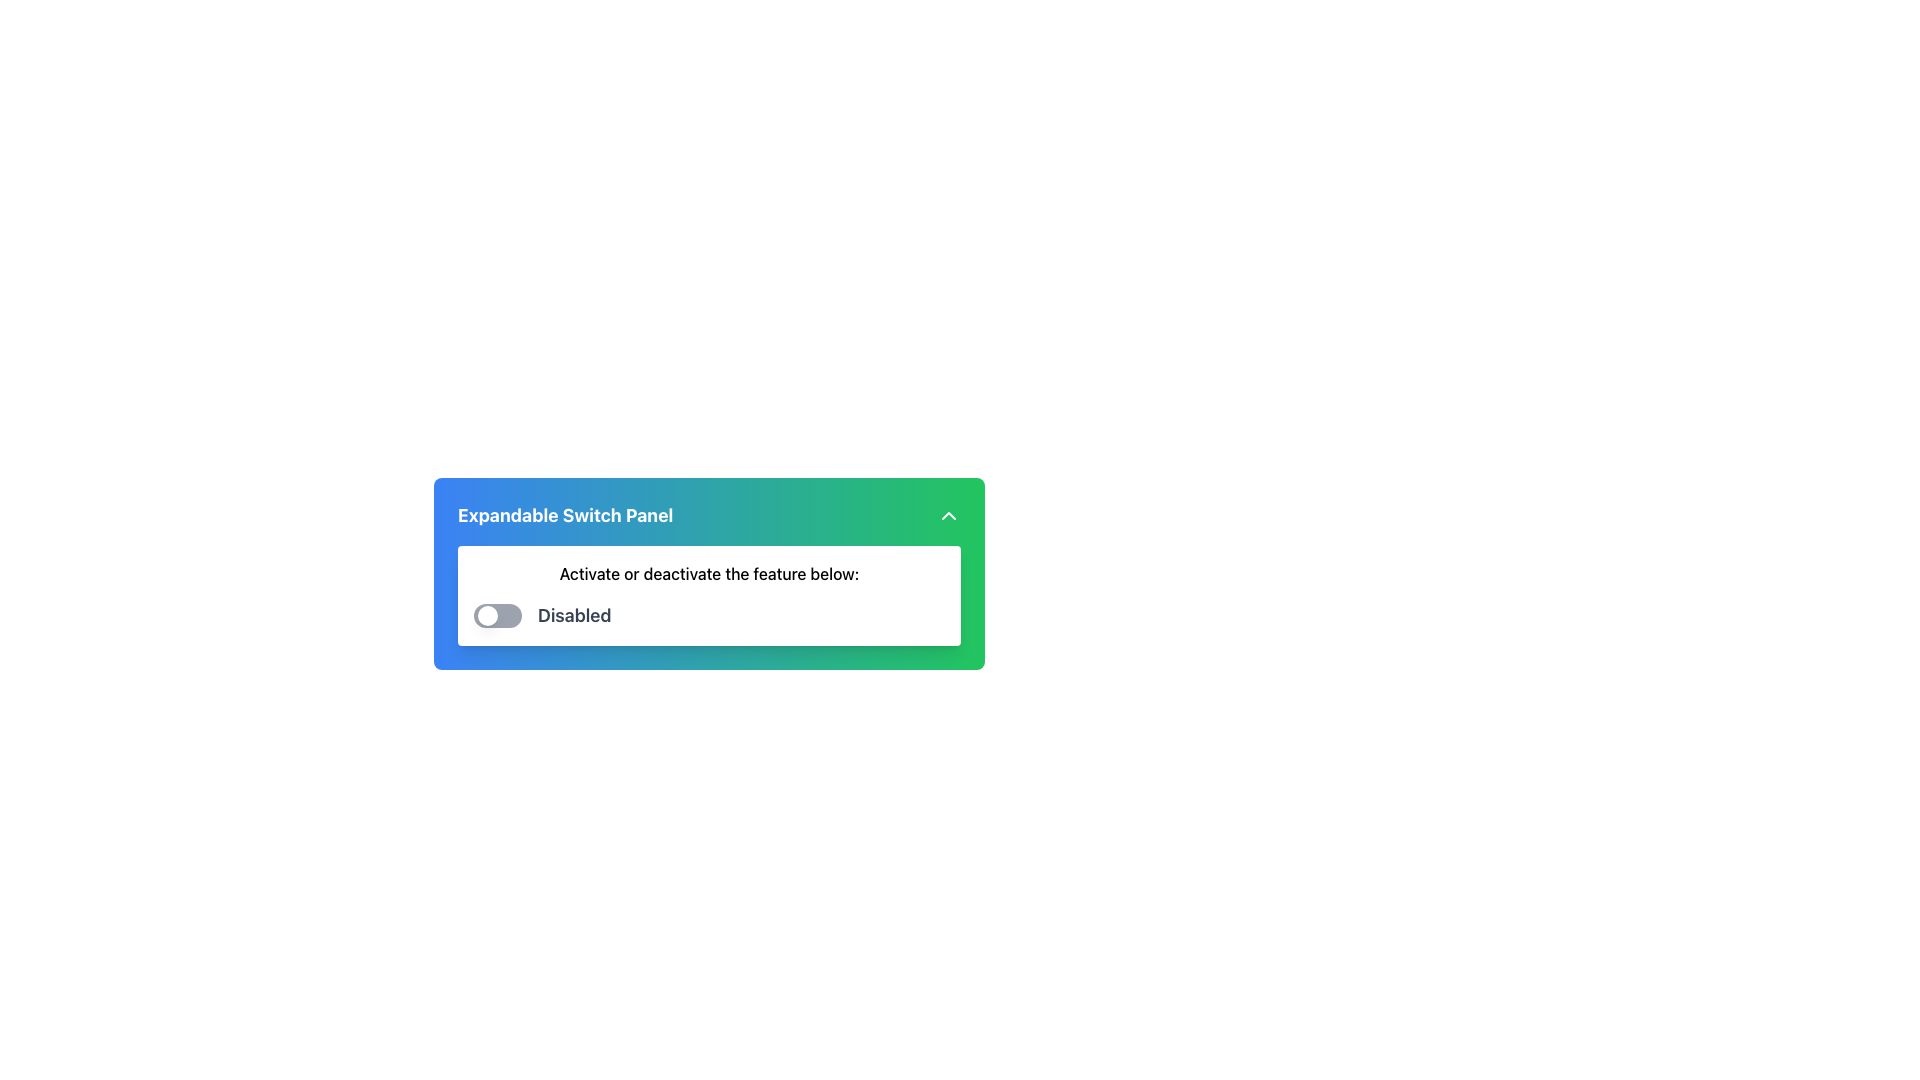 Image resolution: width=1920 pixels, height=1080 pixels. Describe the element at coordinates (948, 515) in the screenshot. I see `the toggle Icon button located in the top-right corner of the green header section` at that location.